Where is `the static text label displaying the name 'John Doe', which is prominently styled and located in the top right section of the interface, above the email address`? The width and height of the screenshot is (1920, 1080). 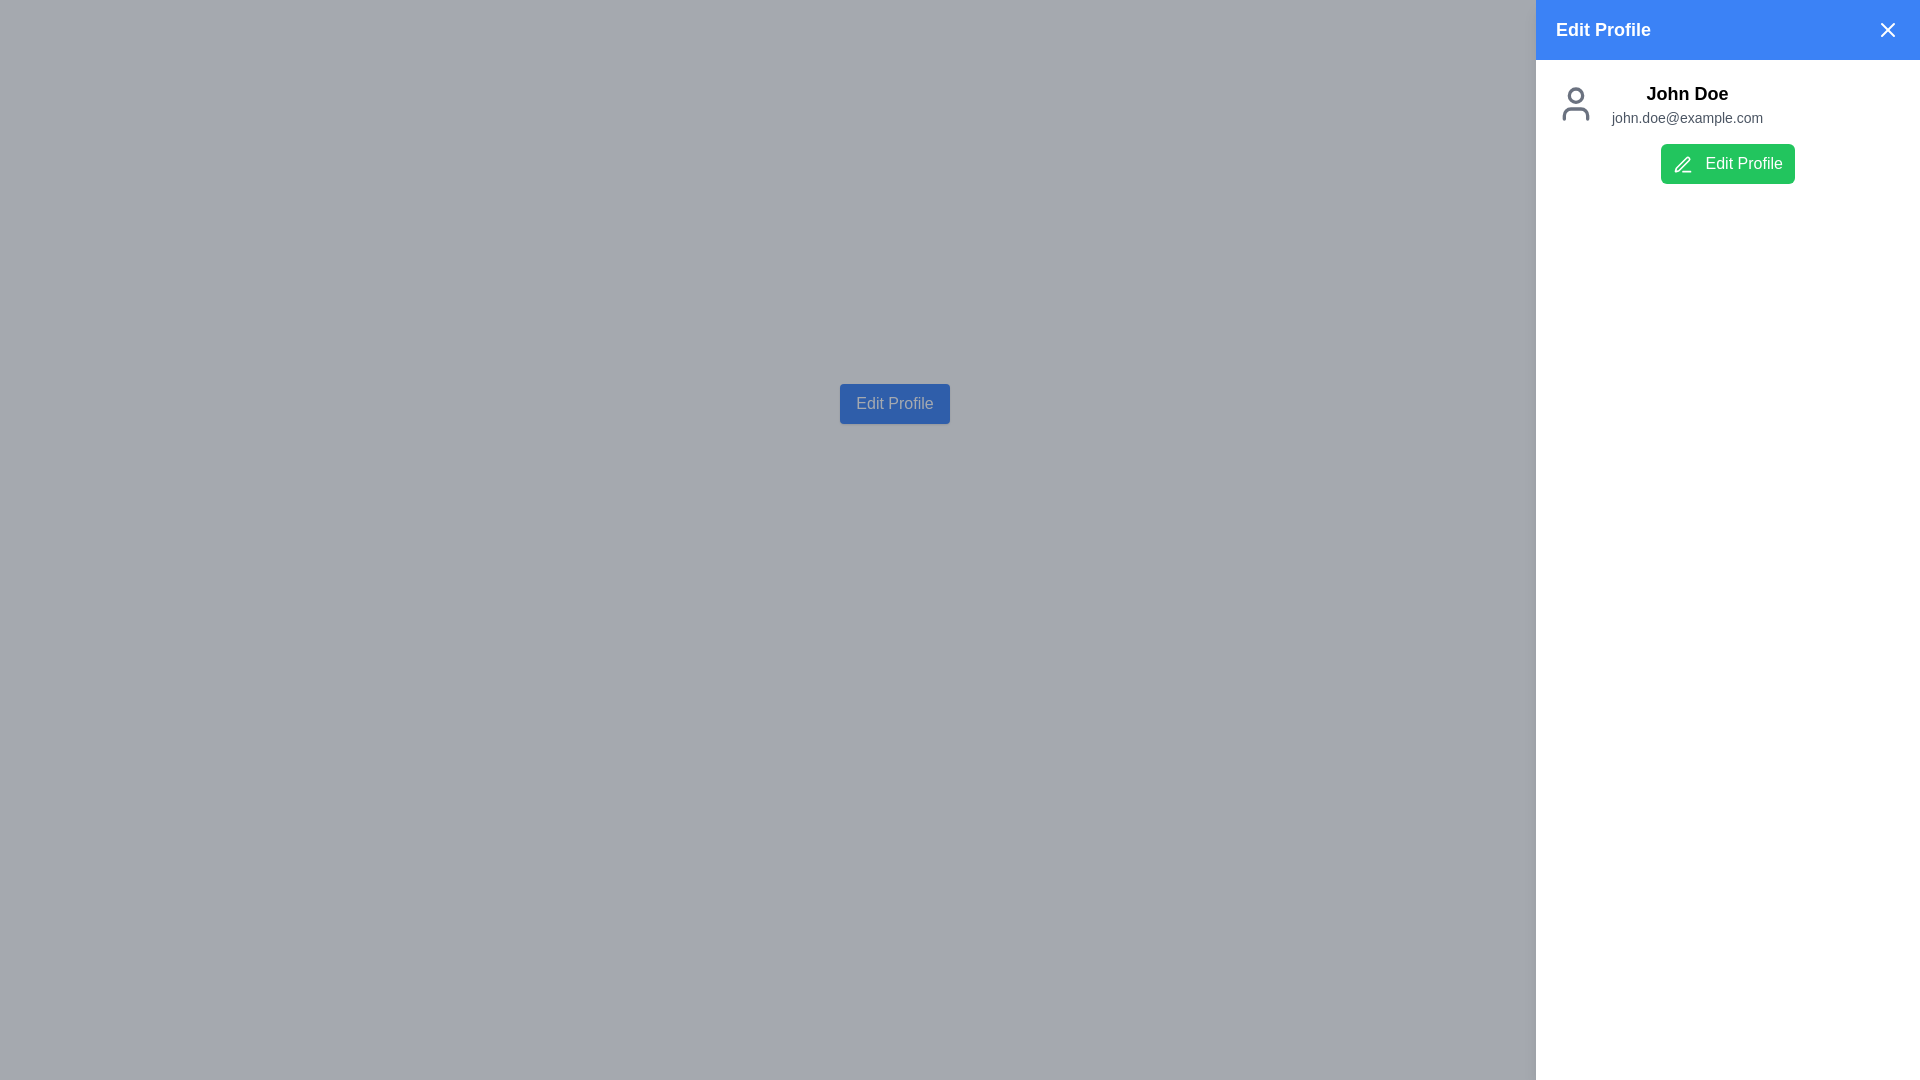
the static text label displaying the name 'John Doe', which is prominently styled and located in the top right section of the interface, above the email address is located at coordinates (1686, 93).